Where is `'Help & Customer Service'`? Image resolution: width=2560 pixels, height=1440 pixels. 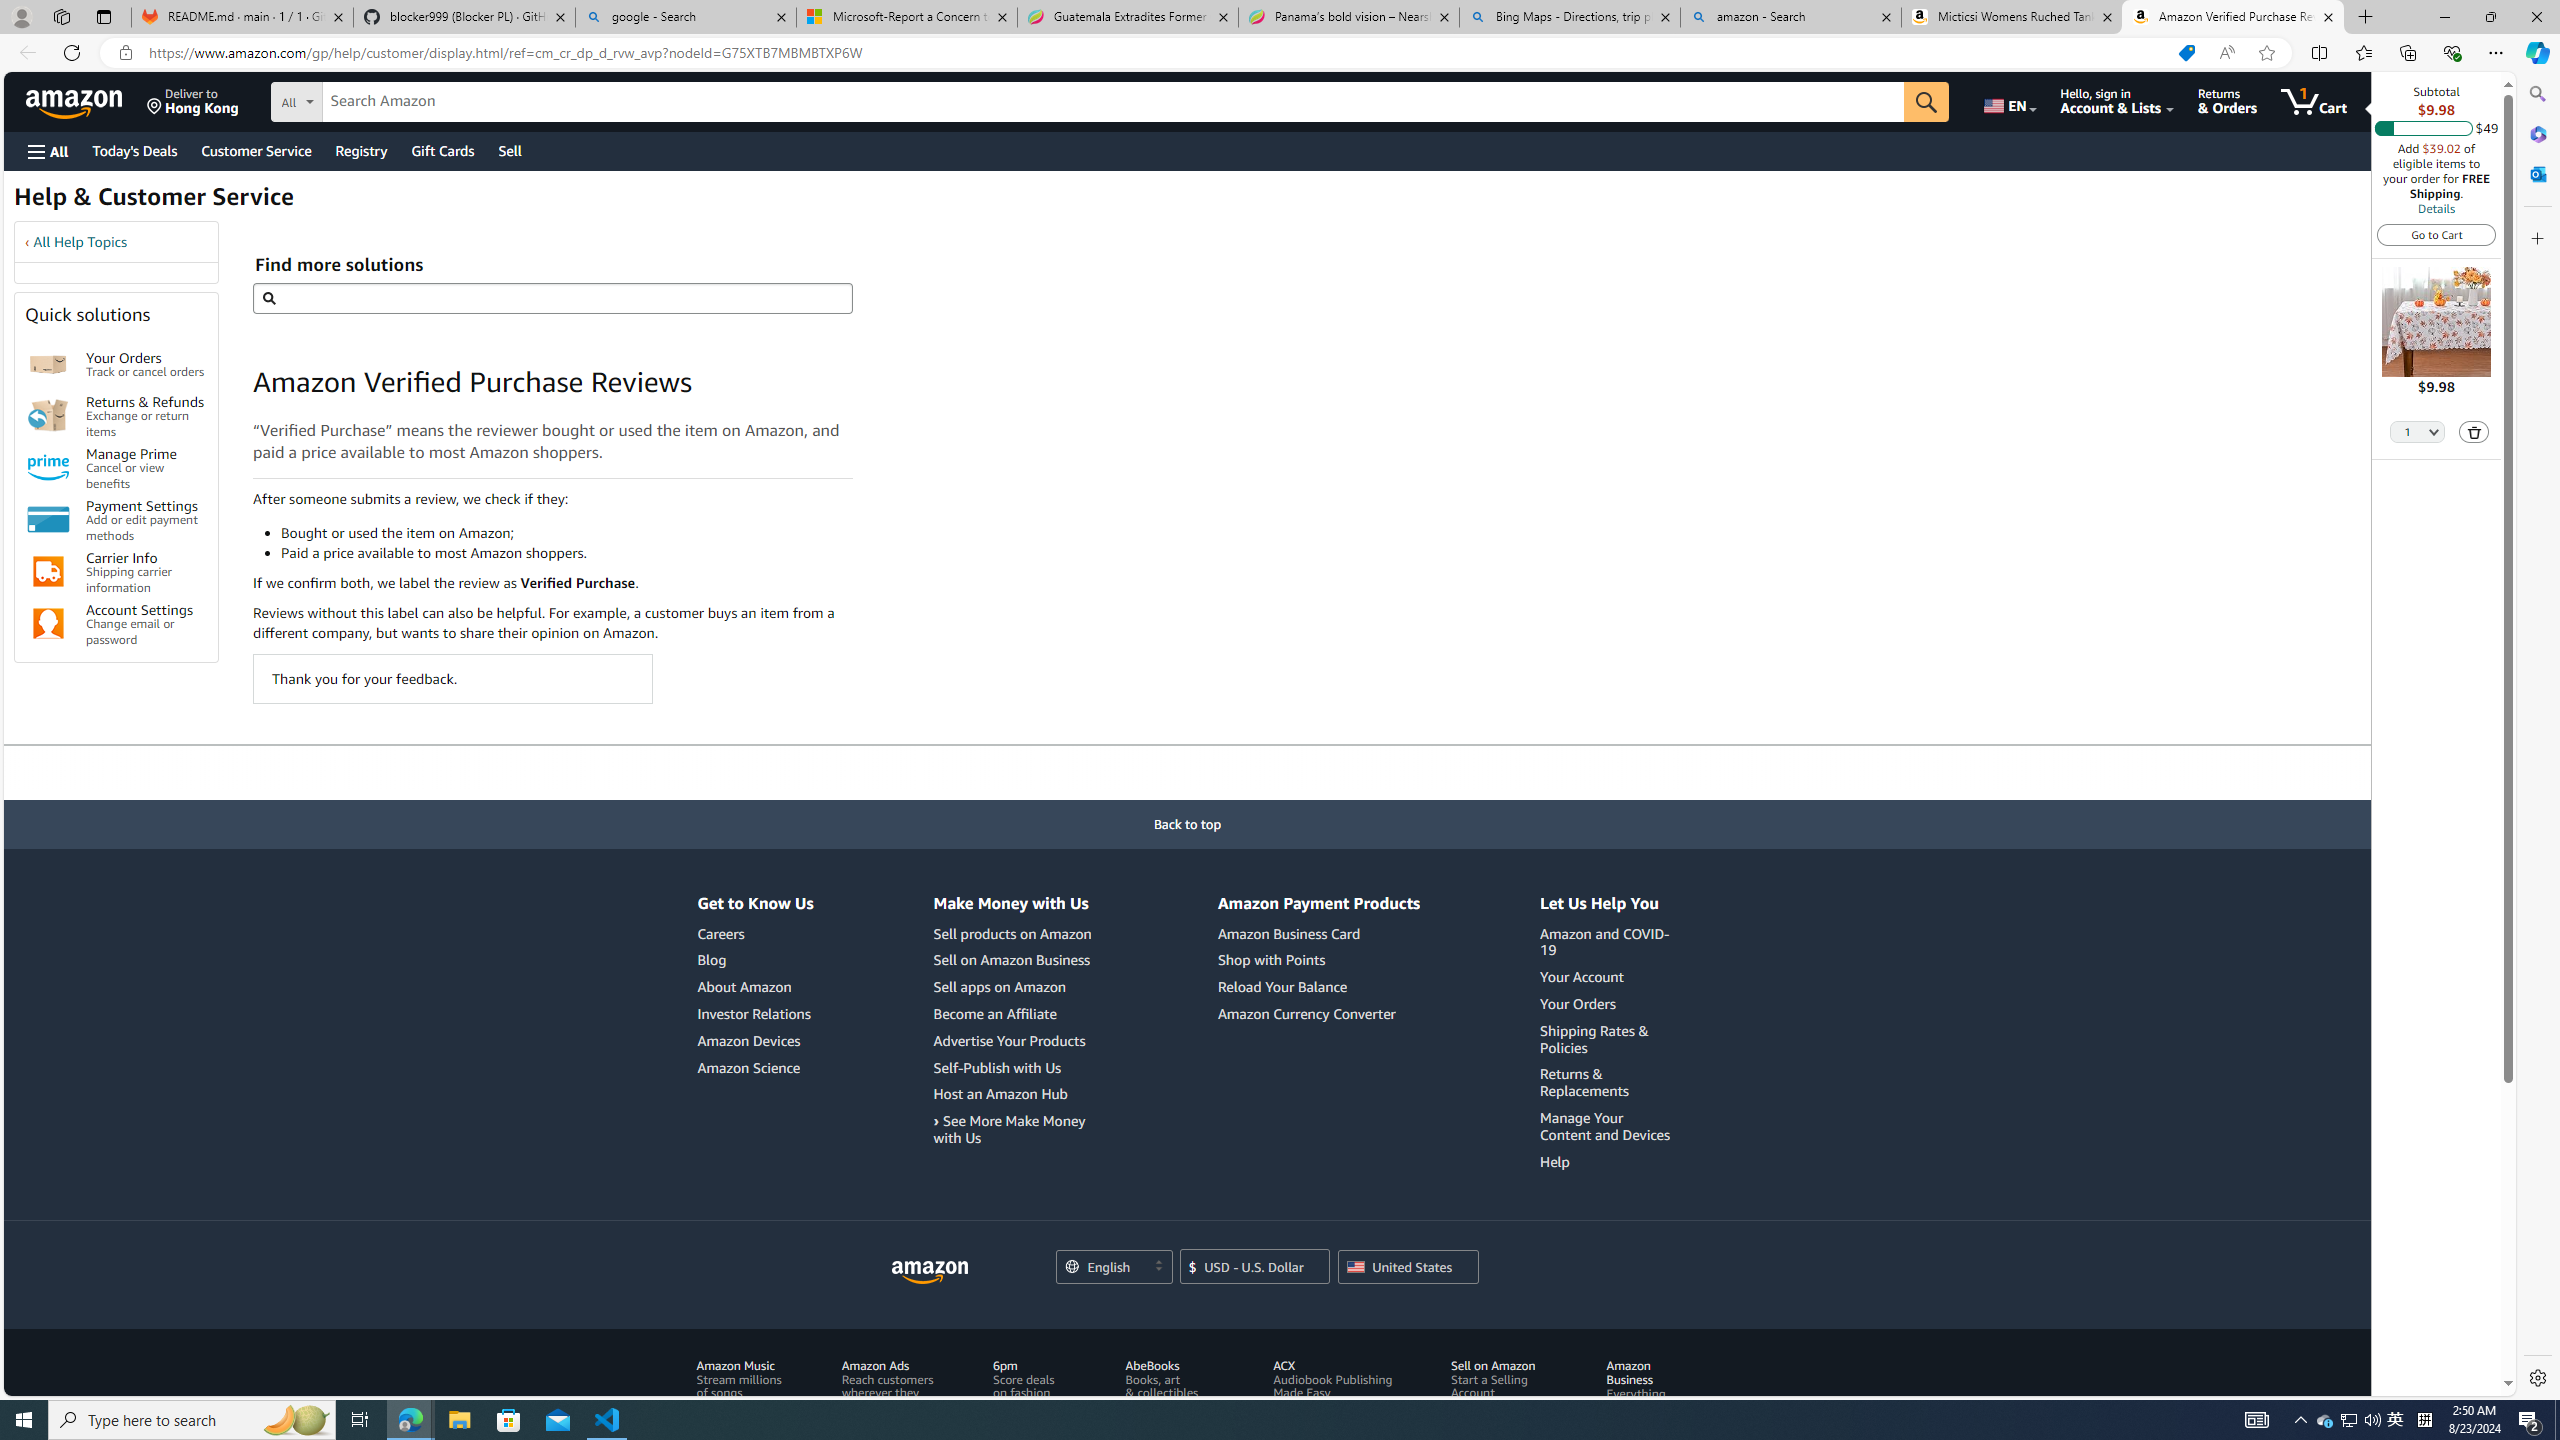 'Help & Customer Service' is located at coordinates (152, 202).